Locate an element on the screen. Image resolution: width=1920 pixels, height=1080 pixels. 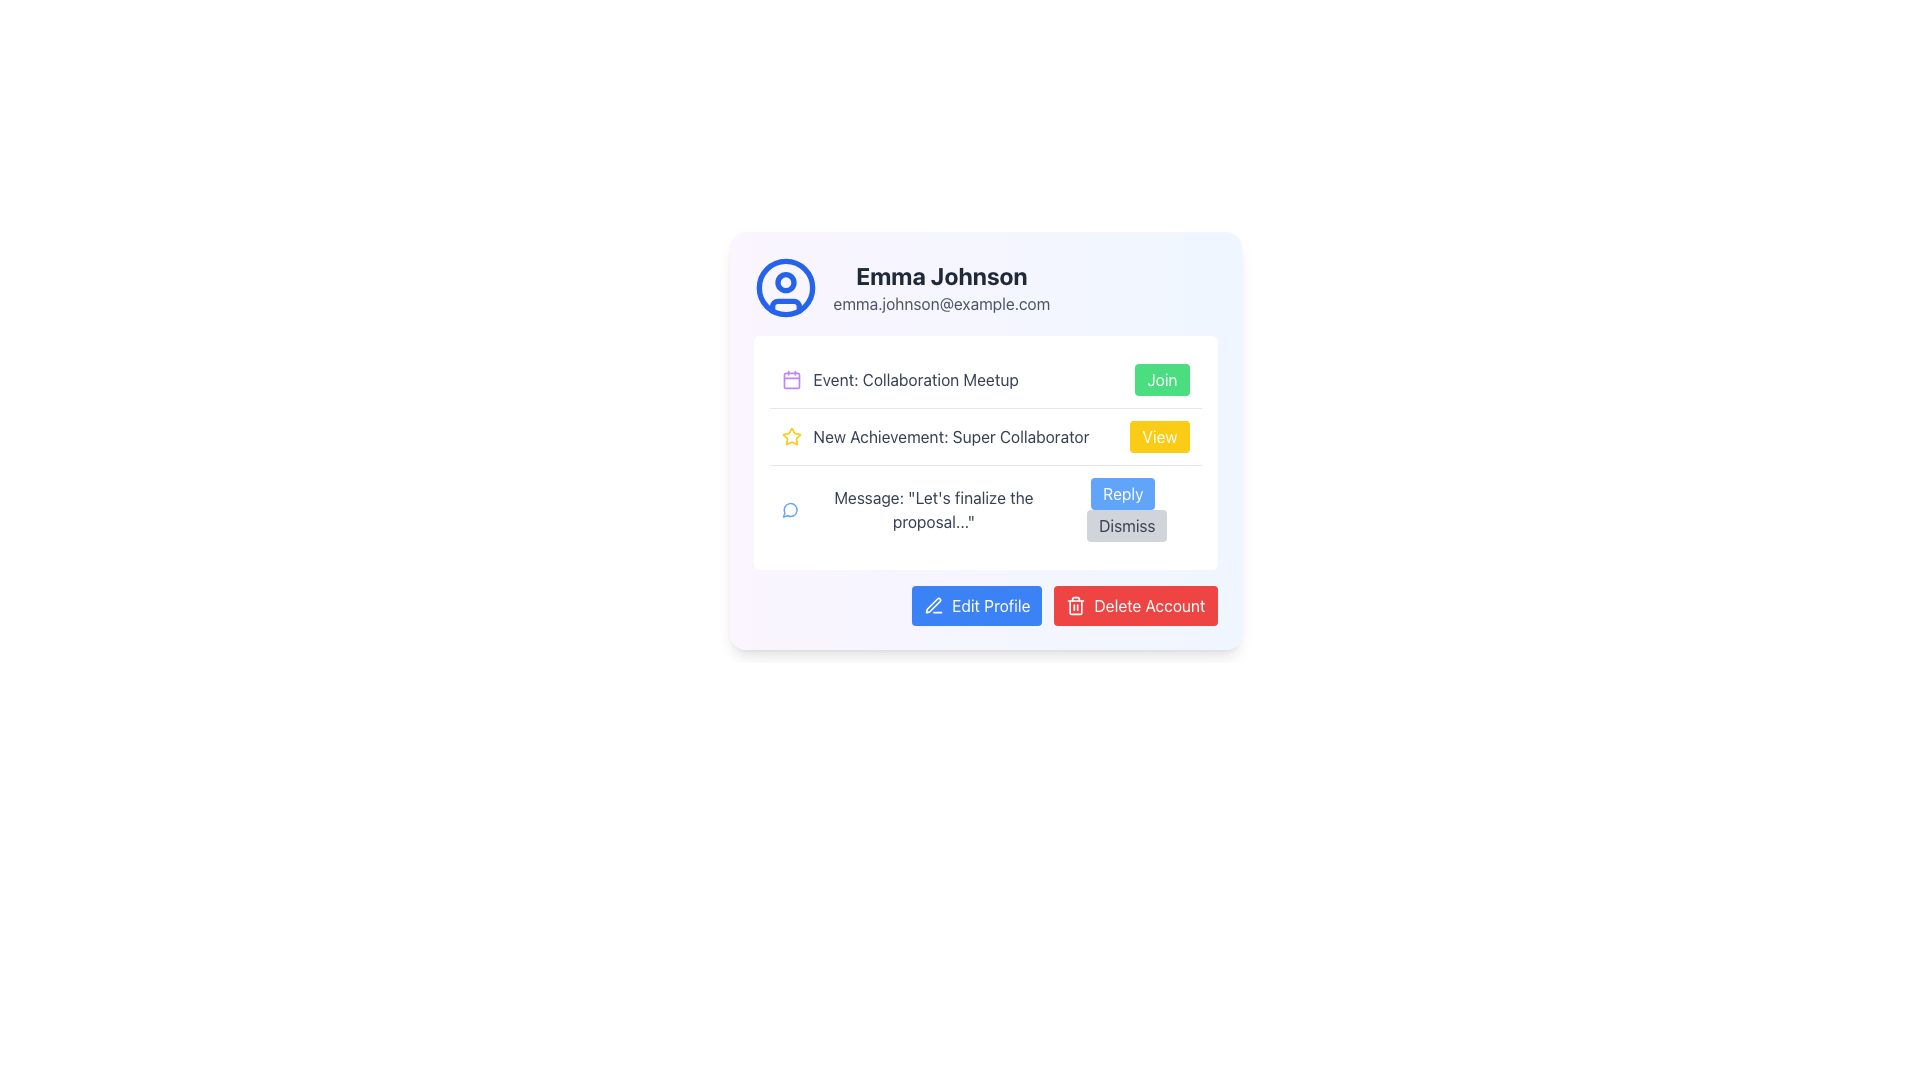
the 'Delete Account' icon, which is part of the red button located in the lower-right corner of the card component is located at coordinates (1075, 604).